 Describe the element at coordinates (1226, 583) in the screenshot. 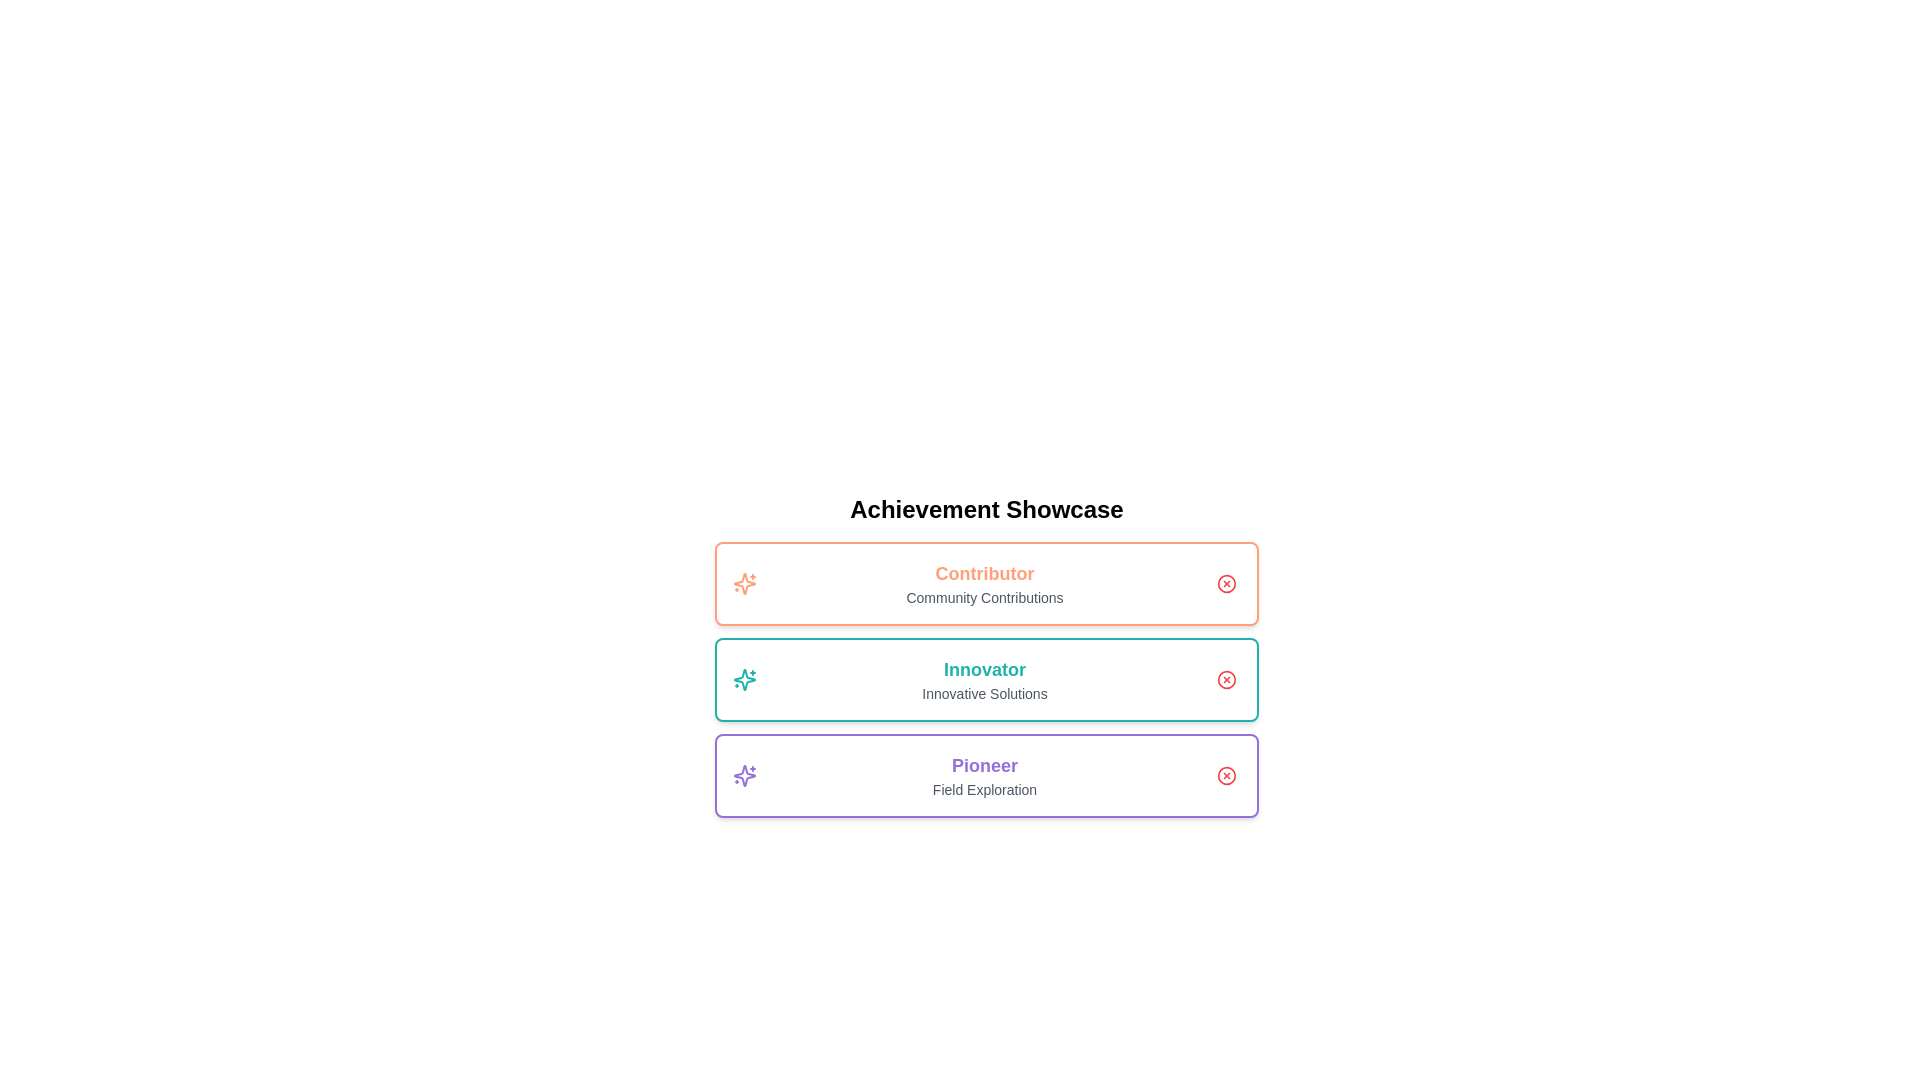

I see `close button to remove the Contributor achievement` at that location.